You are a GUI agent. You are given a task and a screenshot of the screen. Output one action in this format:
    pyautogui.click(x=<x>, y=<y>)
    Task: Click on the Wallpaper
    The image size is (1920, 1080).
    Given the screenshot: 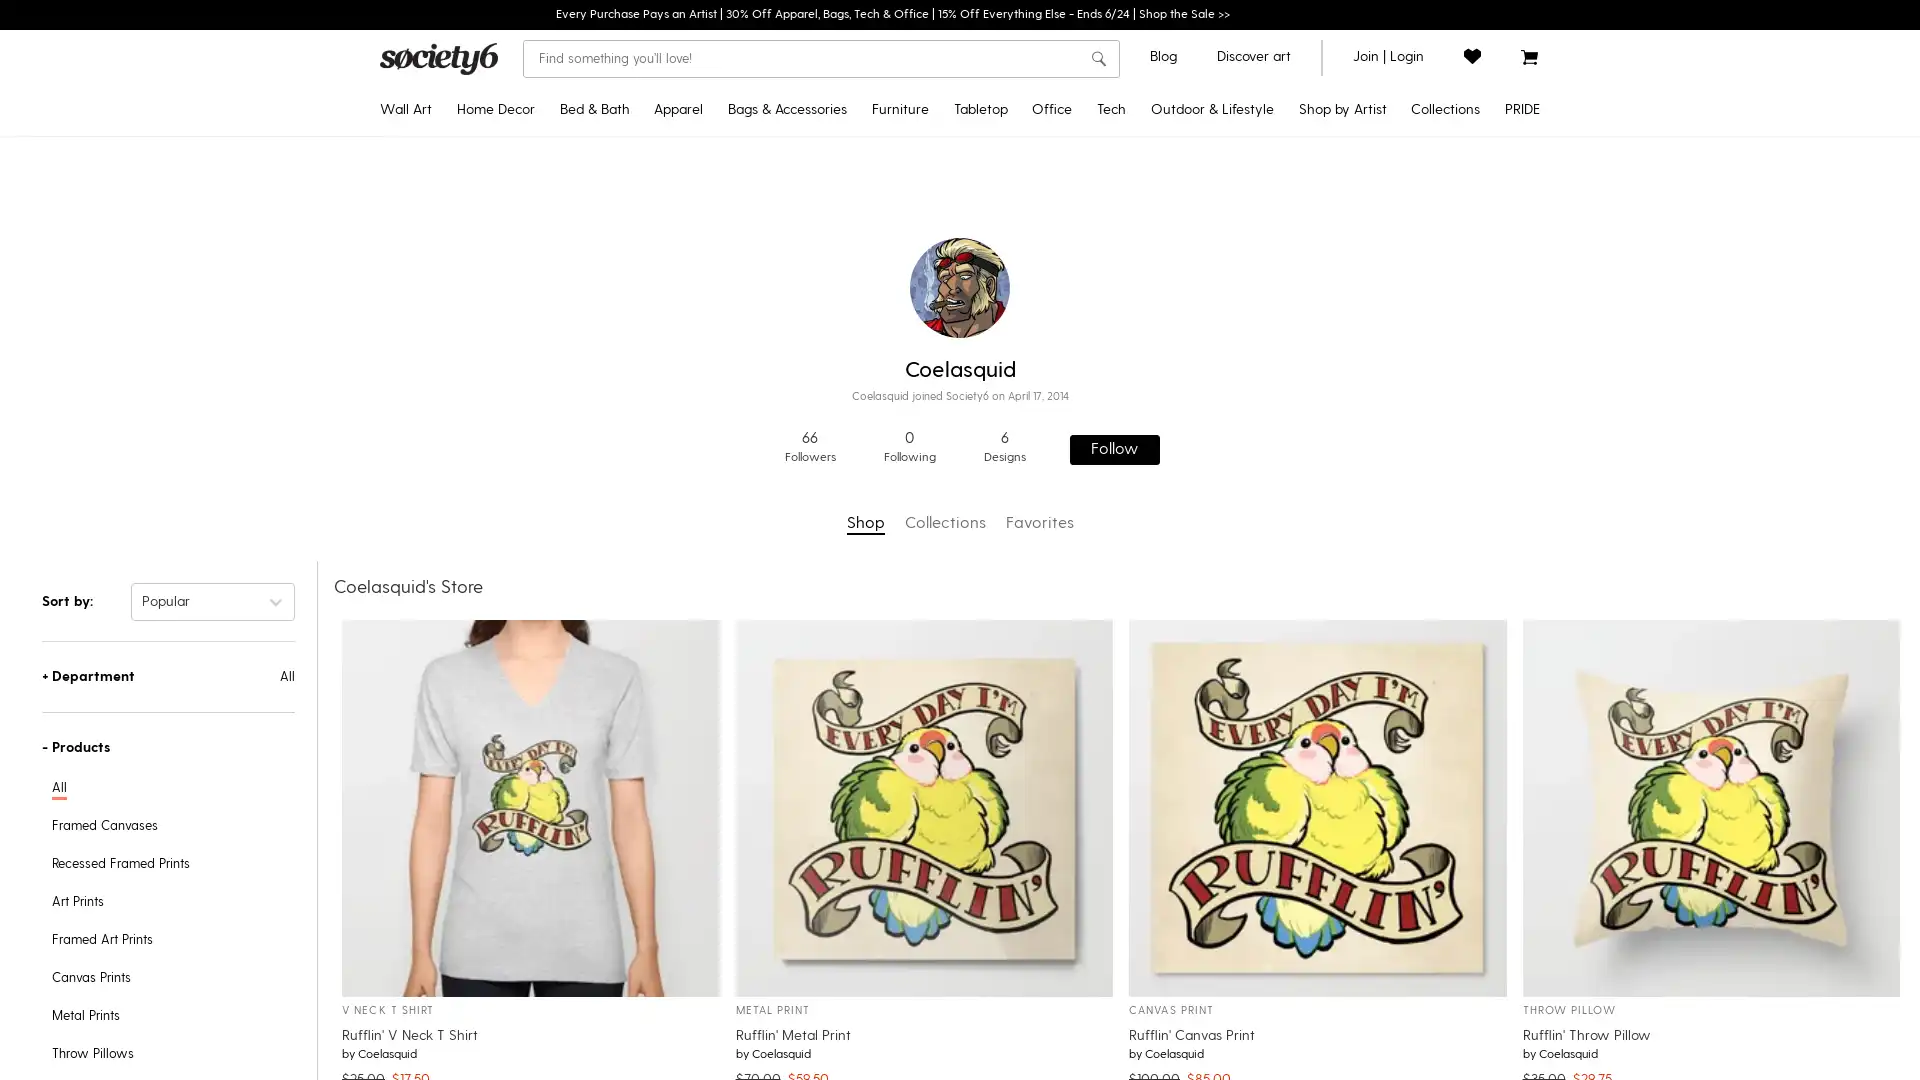 What is the action you would take?
    pyautogui.click(x=533, y=482)
    